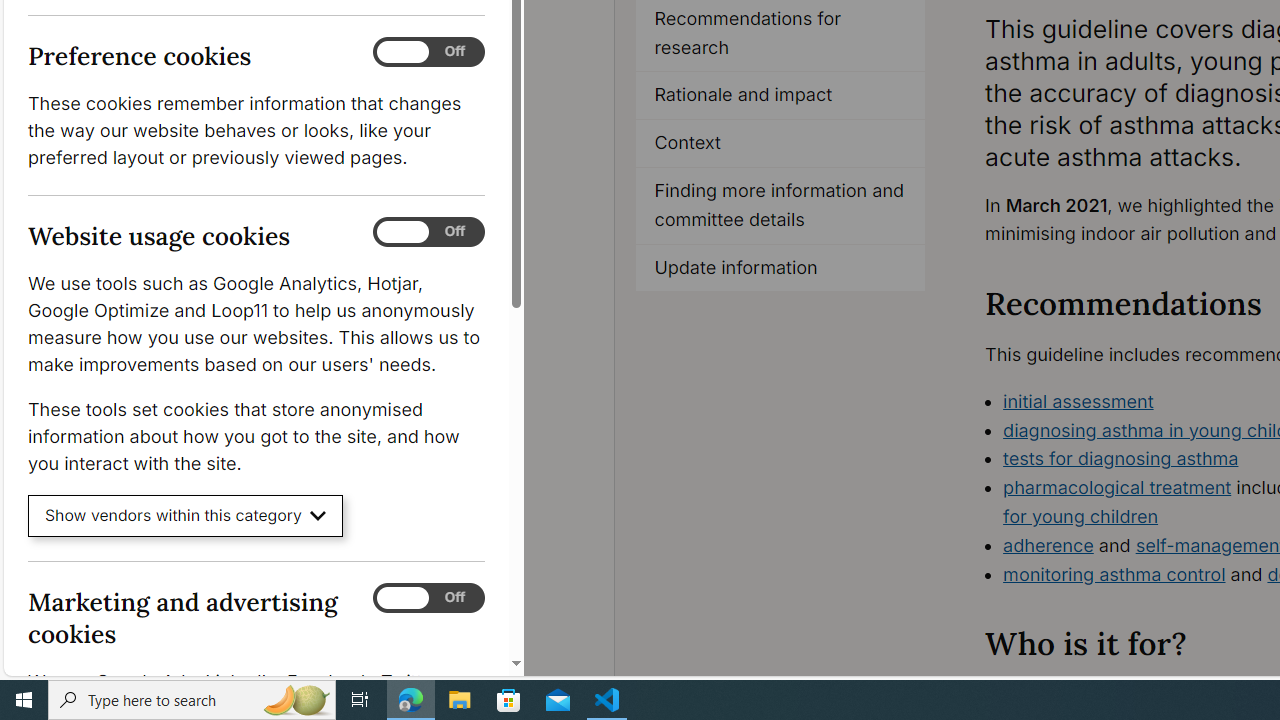  Describe the element at coordinates (1079, 514) in the screenshot. I see `'for young children'` at that location.